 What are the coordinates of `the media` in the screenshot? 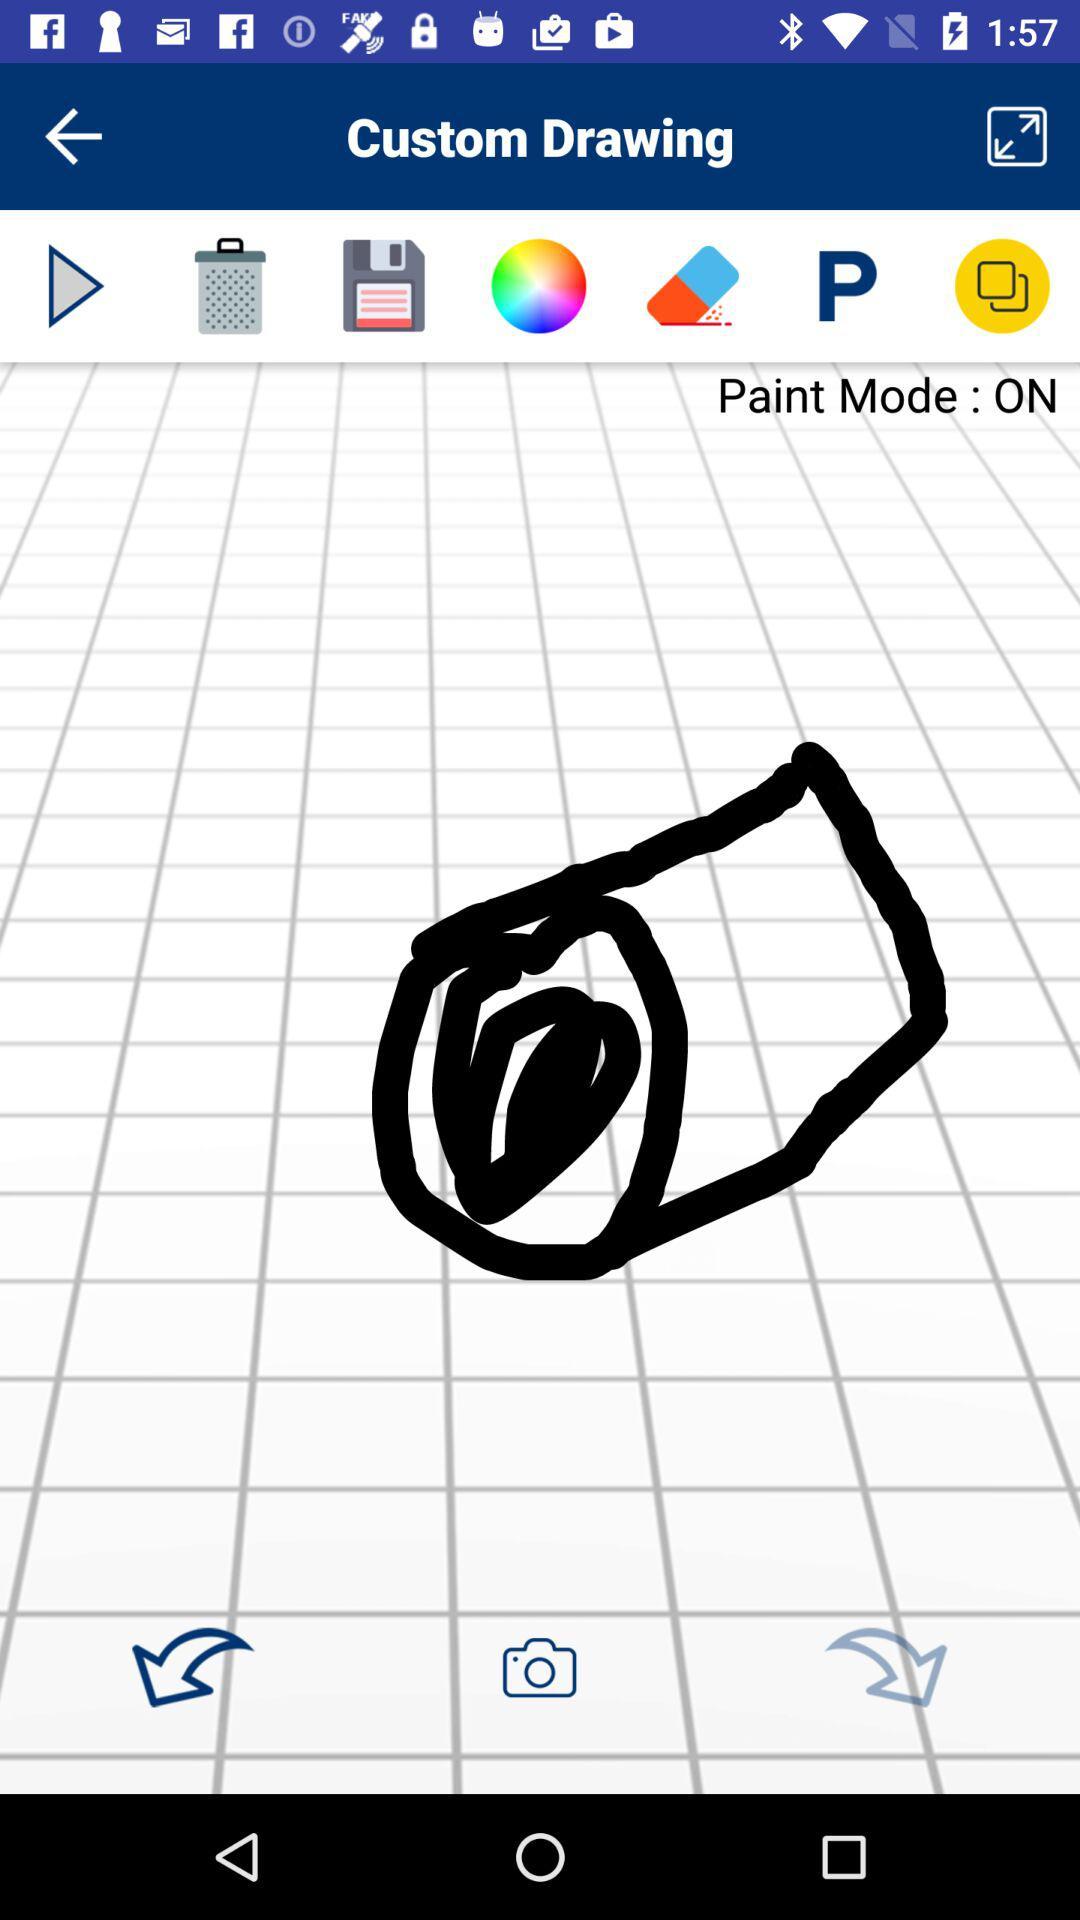 It's located at (75, 285).